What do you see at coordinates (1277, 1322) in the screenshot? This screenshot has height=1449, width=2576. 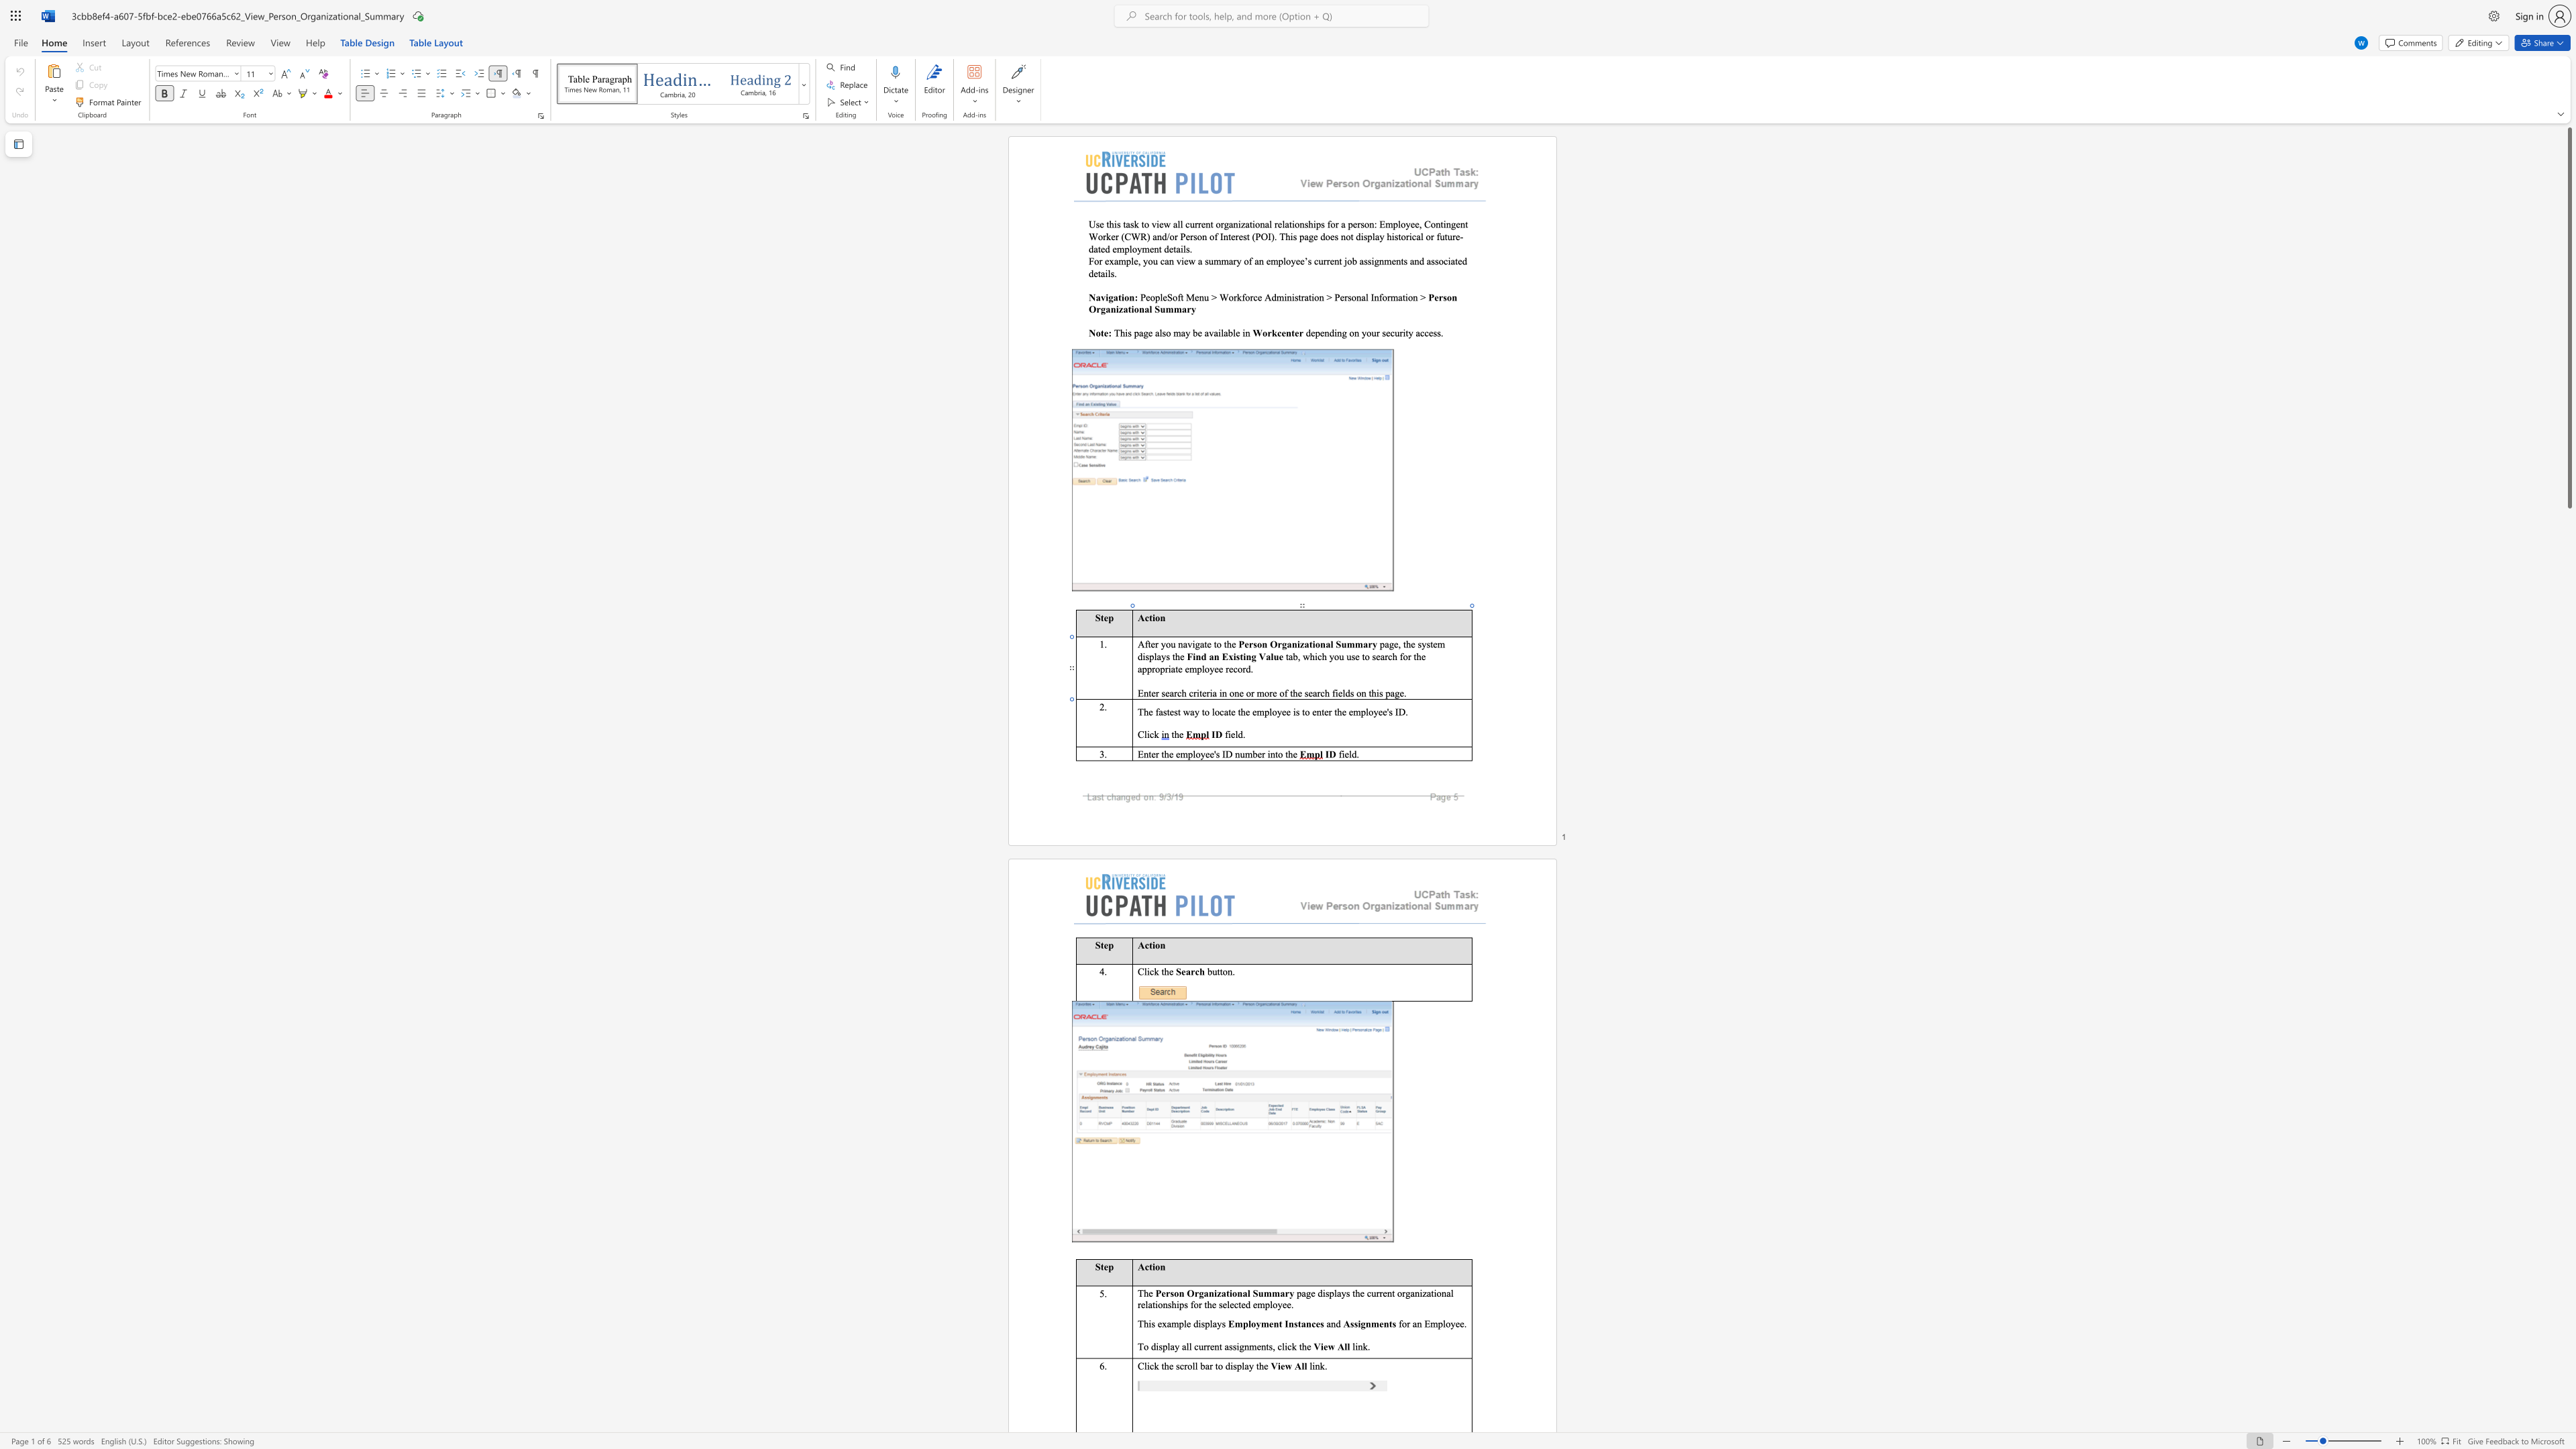 I see `the space between the continuous character "n" and "t" in the text` at bounding box center [1277, 1322].